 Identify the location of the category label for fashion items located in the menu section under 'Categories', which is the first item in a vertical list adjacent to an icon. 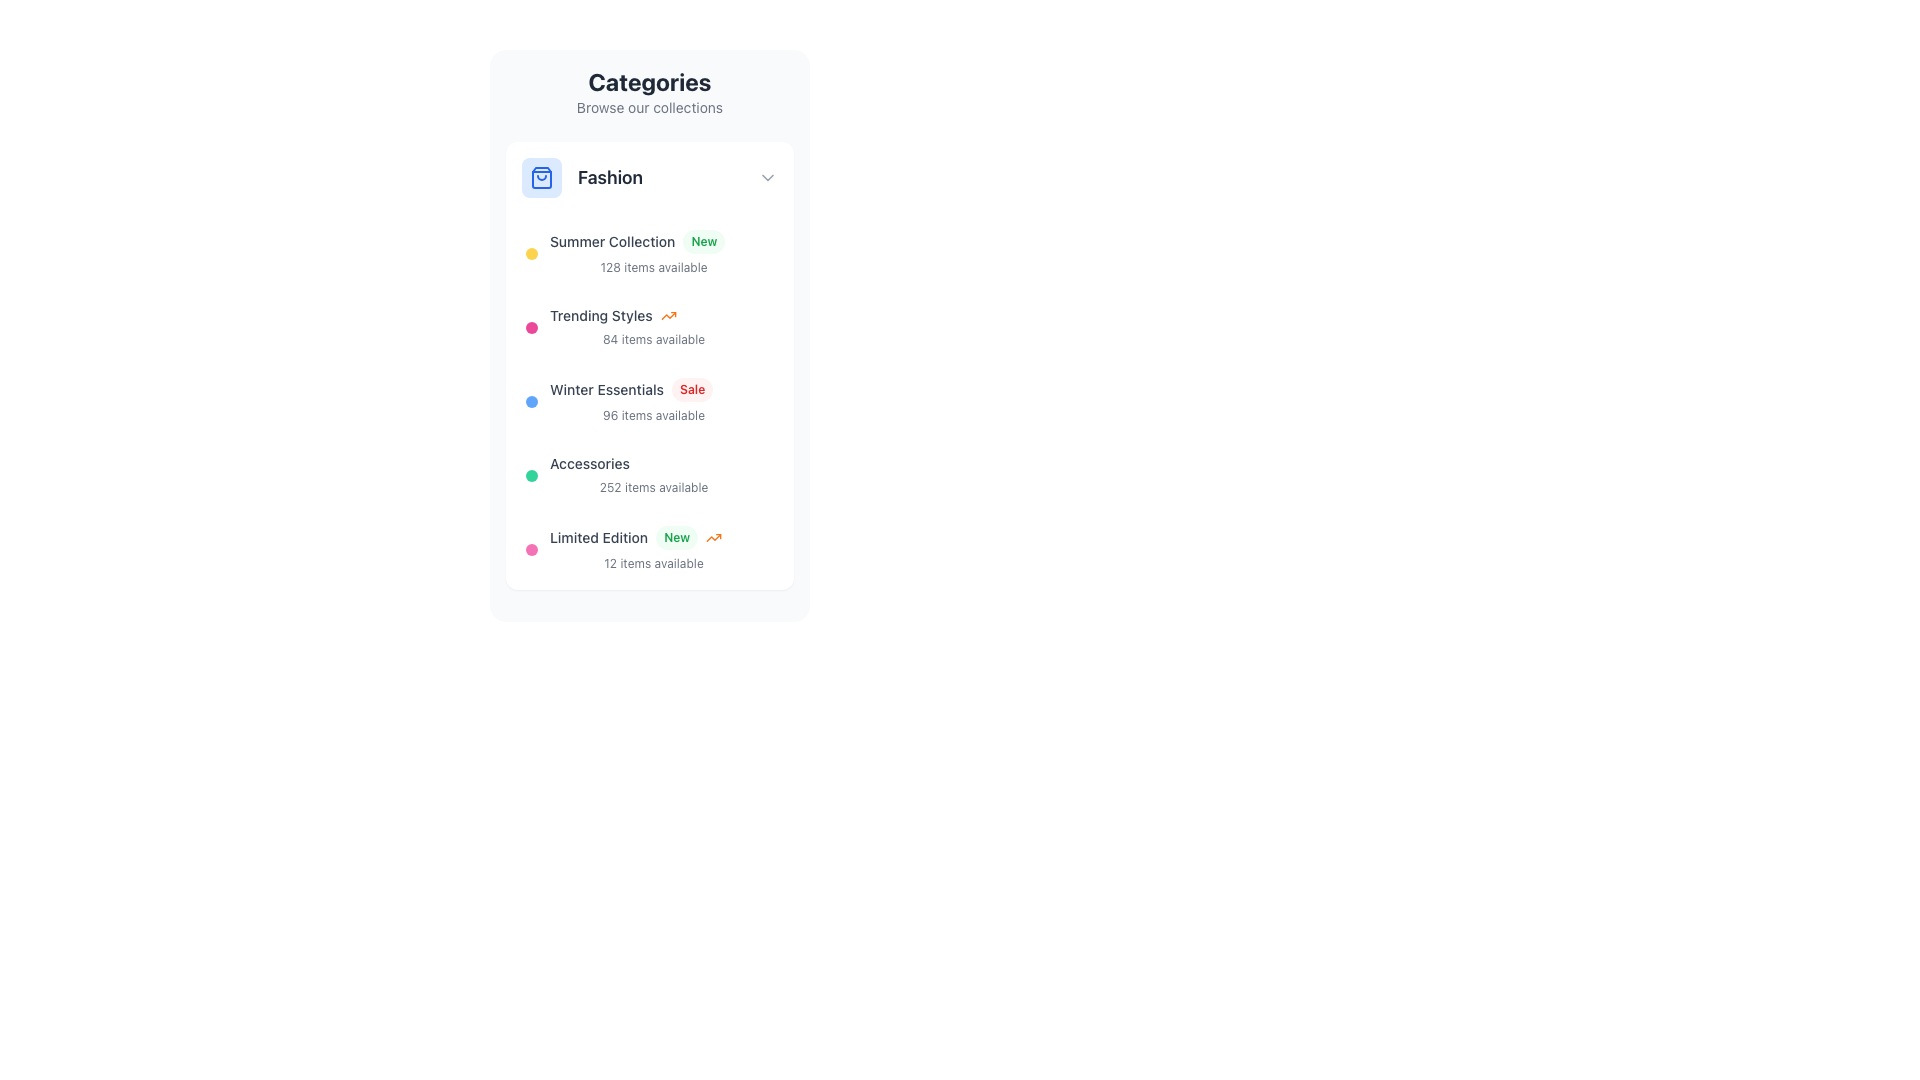
(609, 176).